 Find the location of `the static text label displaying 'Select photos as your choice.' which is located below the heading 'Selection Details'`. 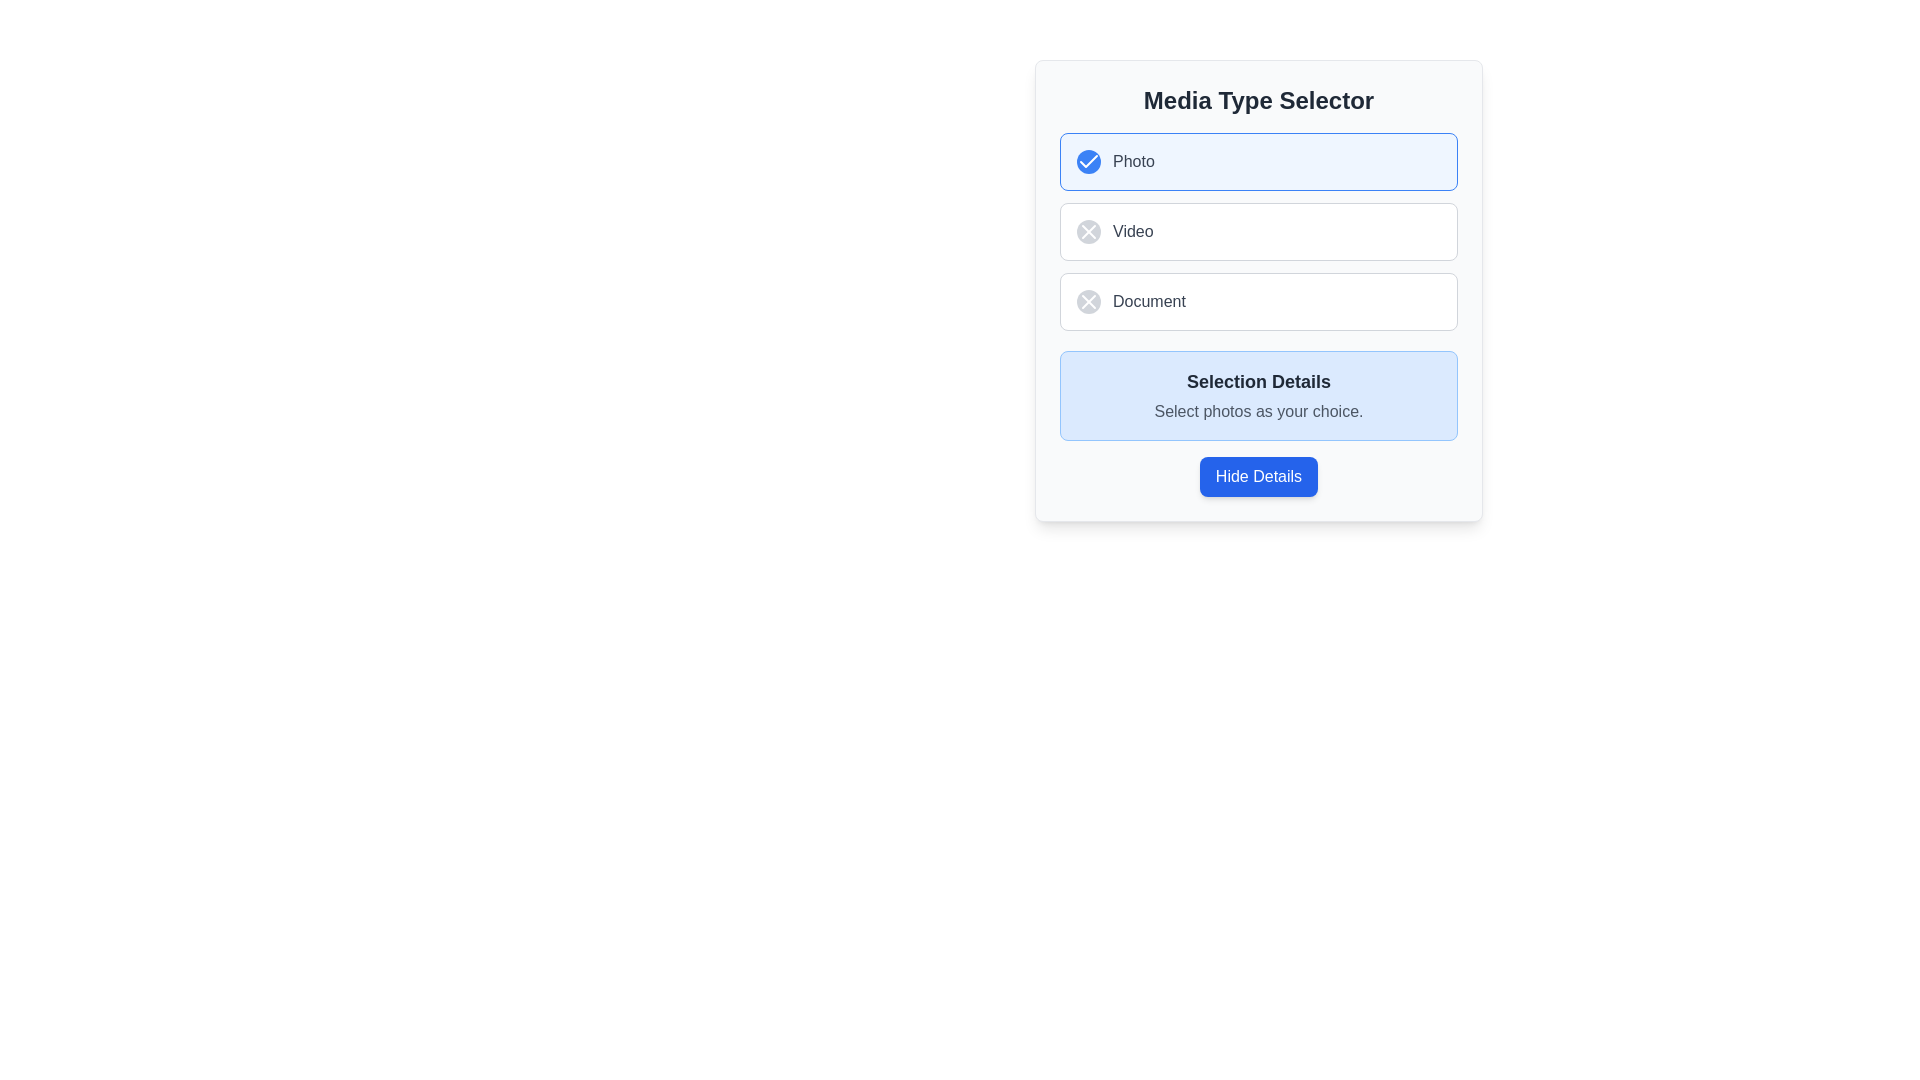

the static text label displaying 'Select photos as your choice.' which is located below the heading 'Selection Details' is located at coordinates (1257, 411).